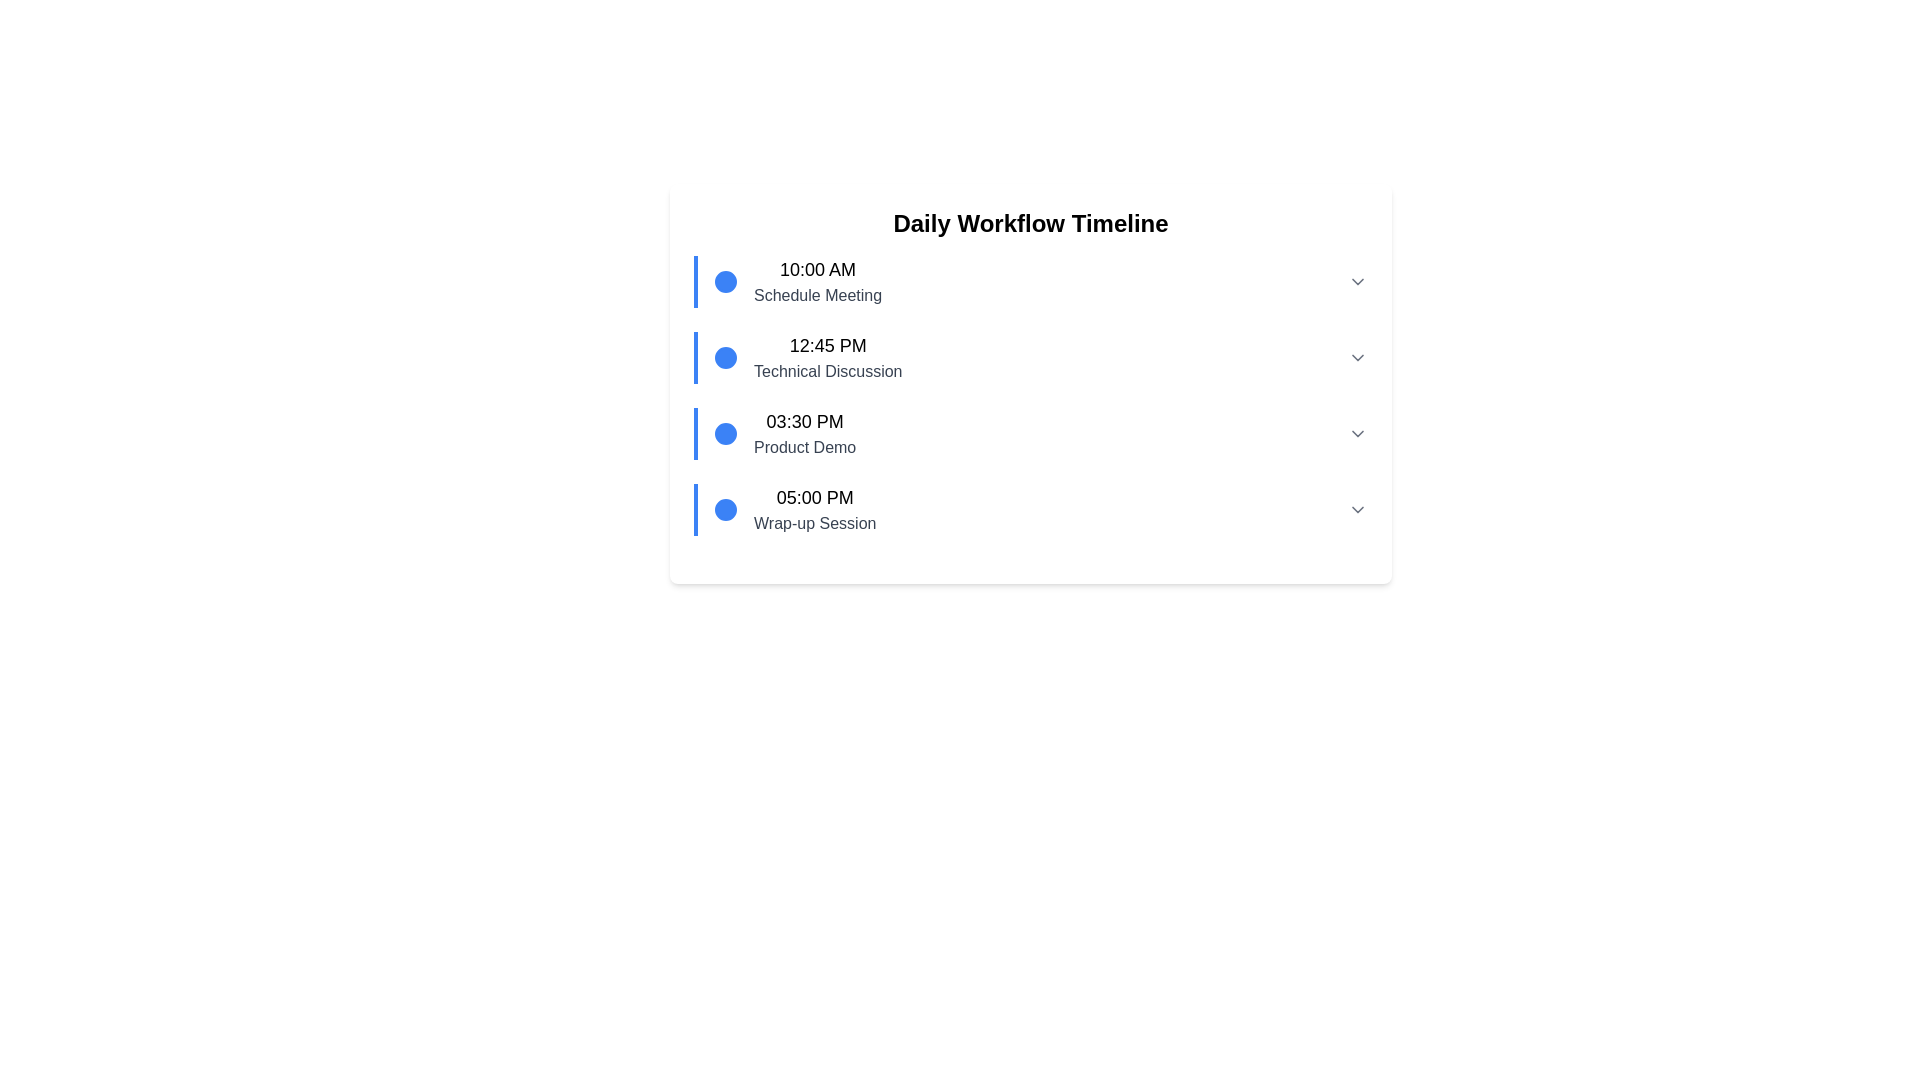 Image resolution: width=1920 pixels, height=1080 pixels. What do you see at coordinates (818, 296) in the screenshot?
I see `text label that provides a description for the event scheduled at '10:00 AM', specifically the 'Schedule Meeting' text label located beneath the time label` at bounding box center [818, 296].